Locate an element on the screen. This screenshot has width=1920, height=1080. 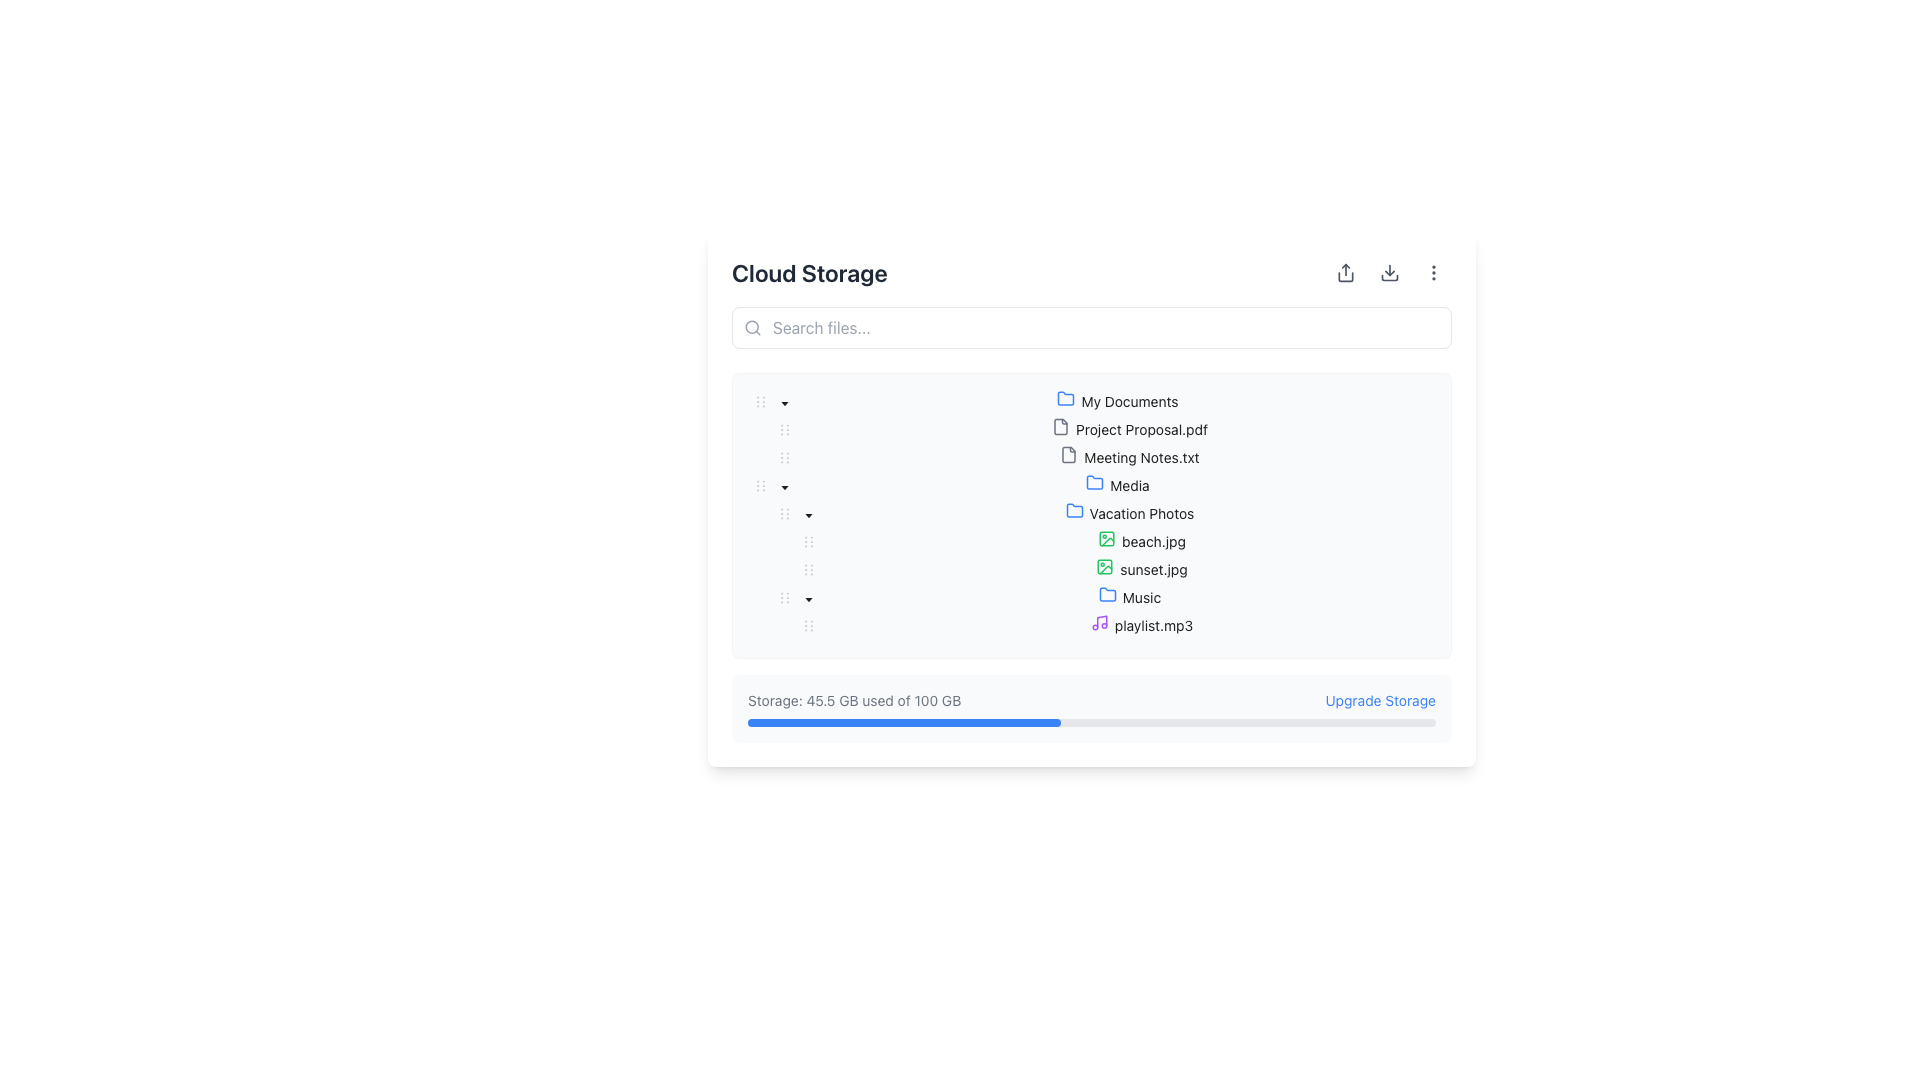
the vertical ellipsis menu icon located in the top-right corner of the cloud storage interface is located at coordinates (1433, 273).